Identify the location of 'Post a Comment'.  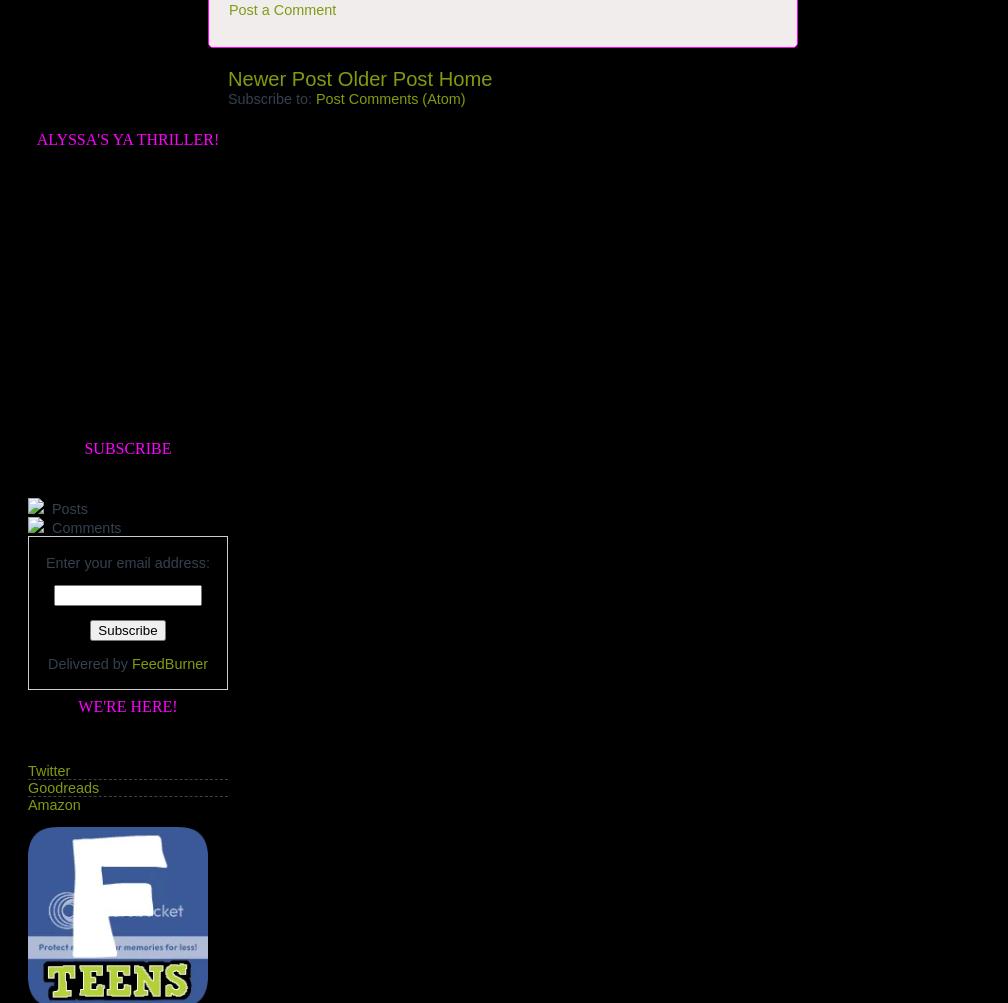
(282, 9).